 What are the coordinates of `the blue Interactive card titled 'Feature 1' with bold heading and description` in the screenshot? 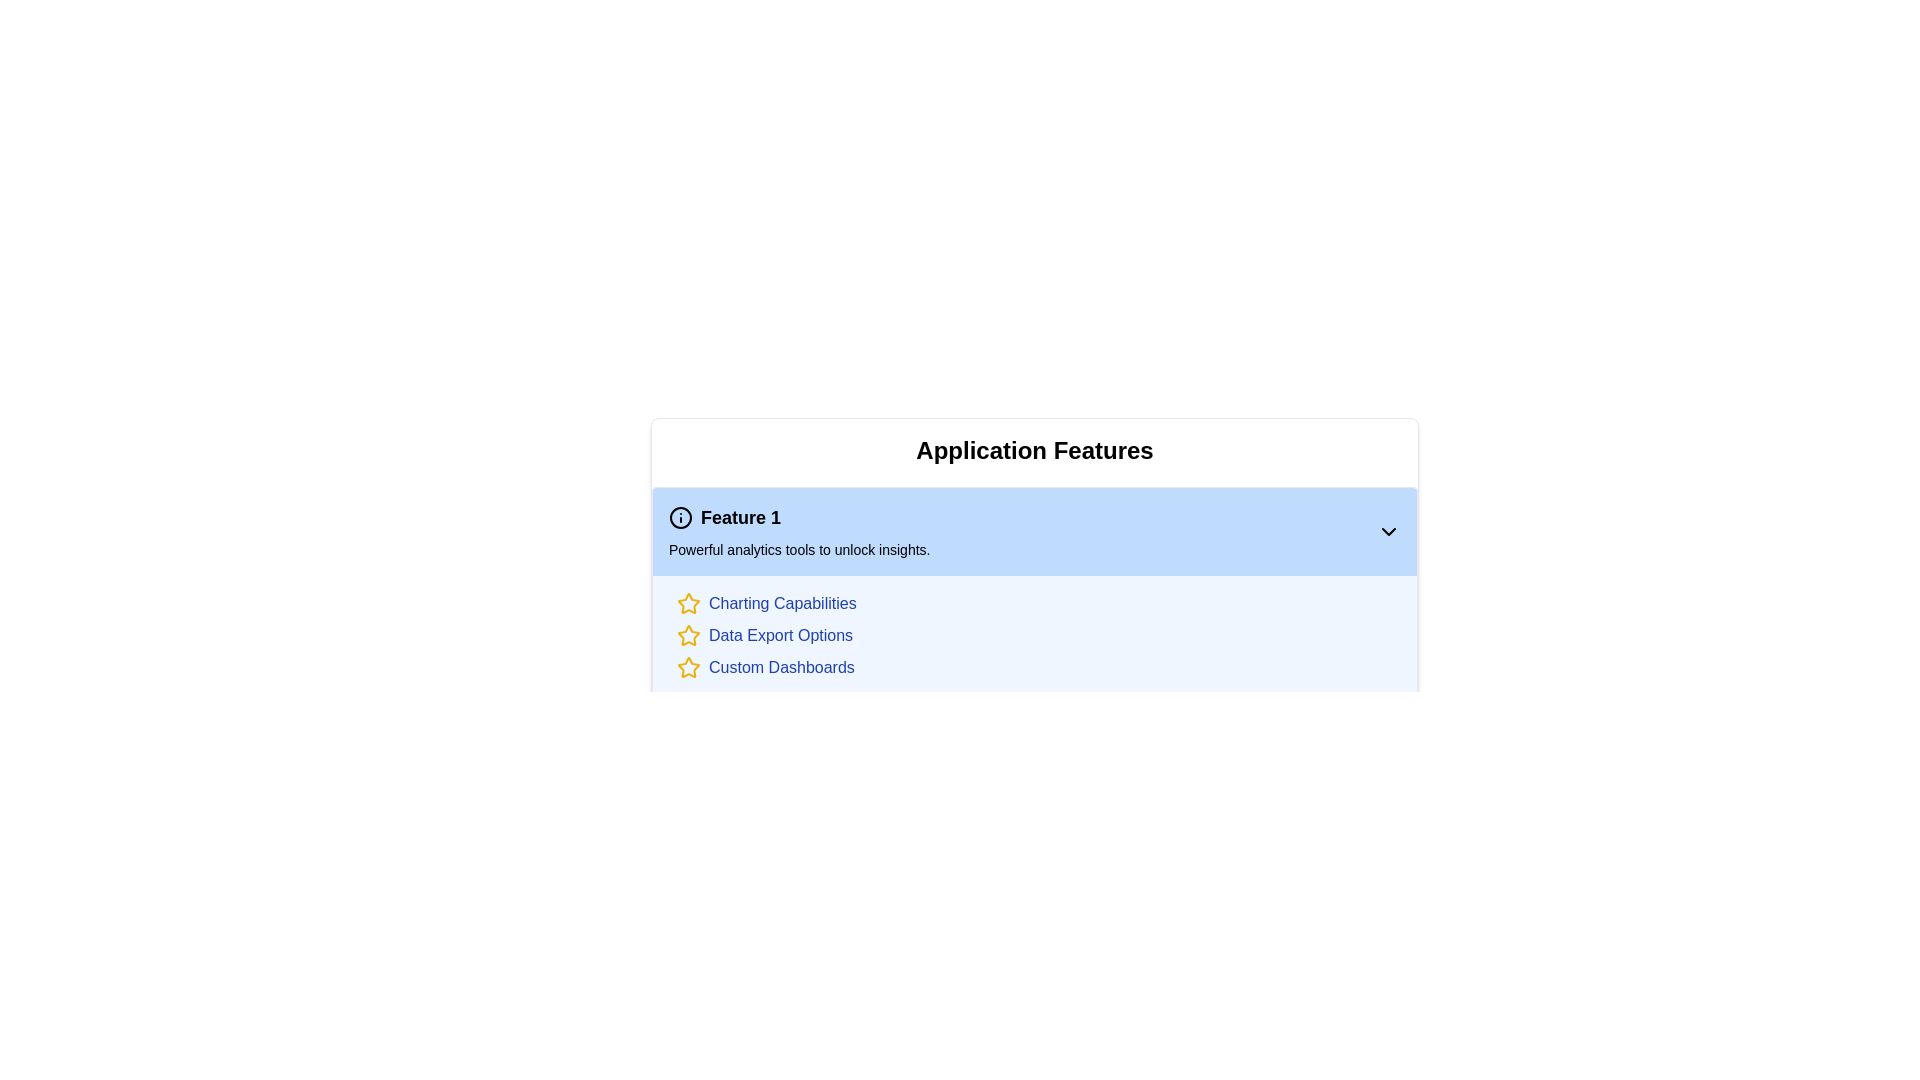 It's located at (1035, 531).